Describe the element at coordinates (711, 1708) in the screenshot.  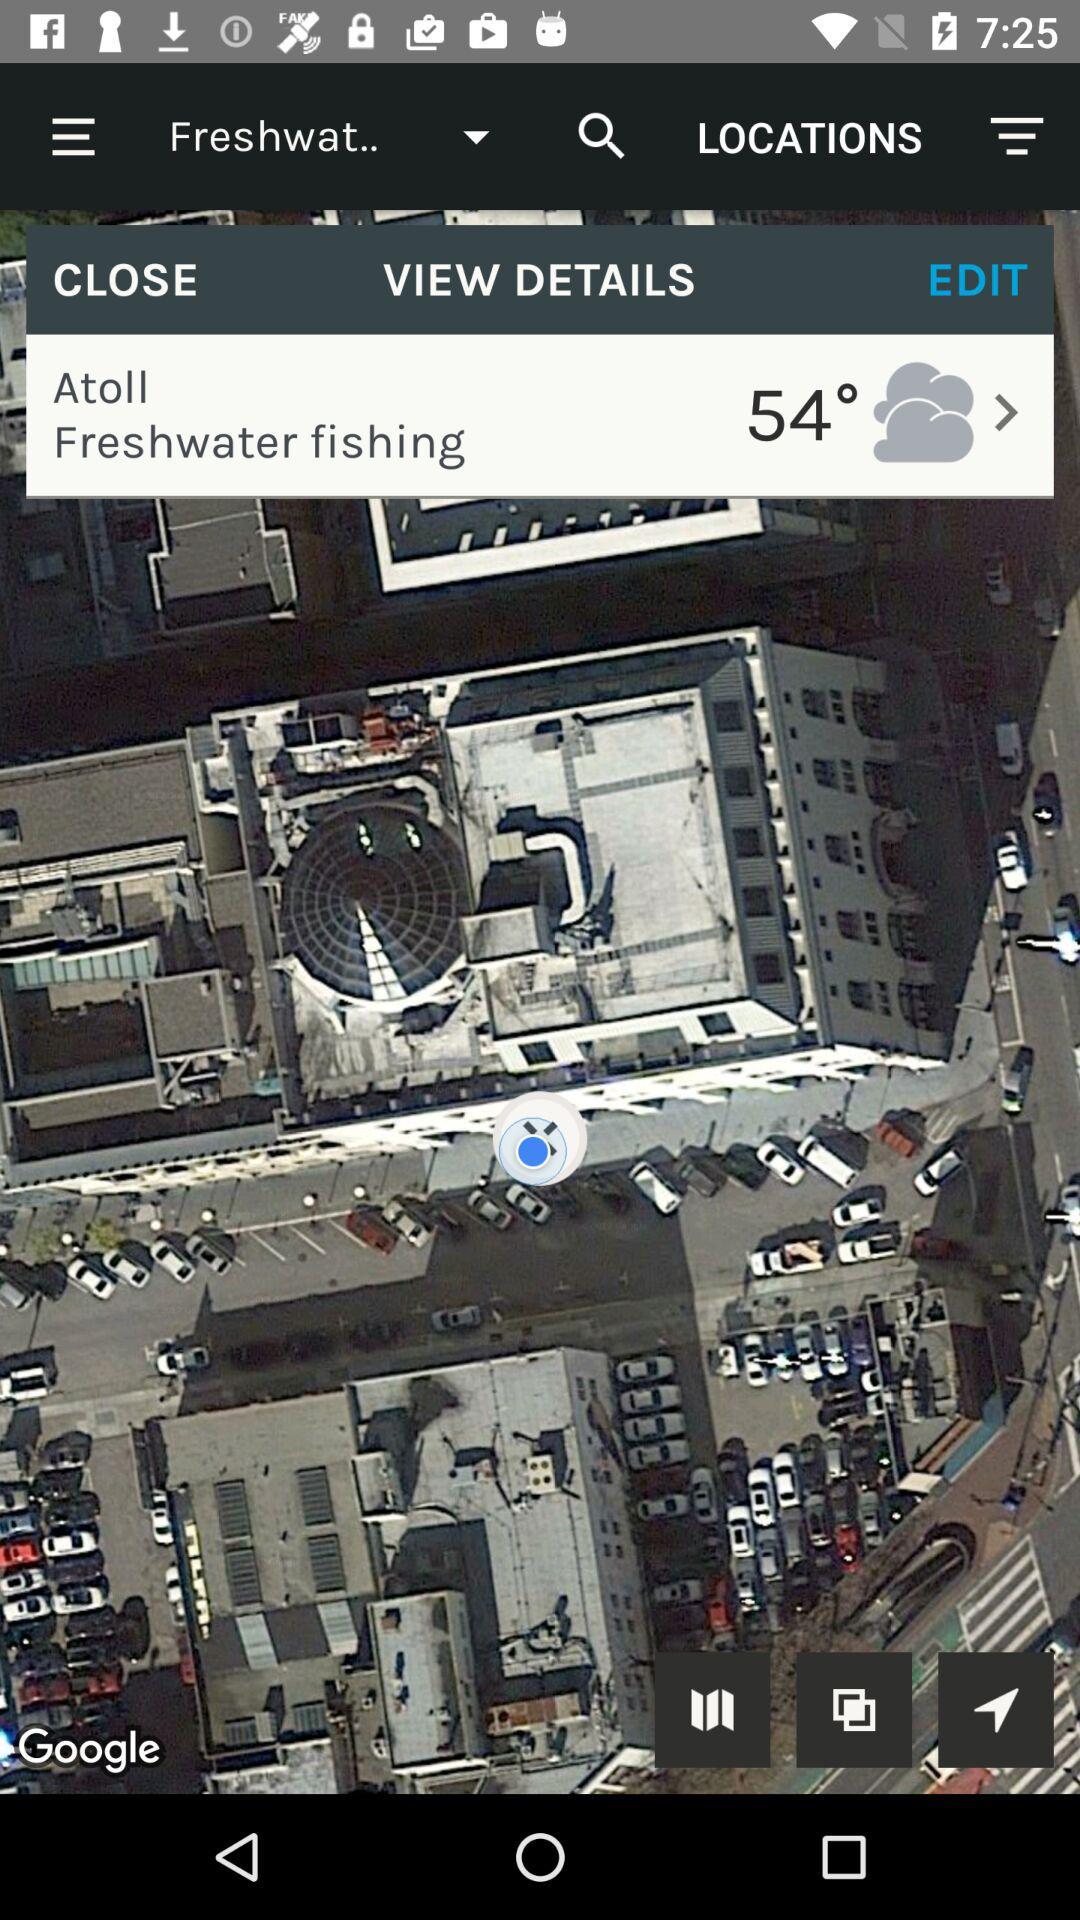
I see `open more screens` at that location.